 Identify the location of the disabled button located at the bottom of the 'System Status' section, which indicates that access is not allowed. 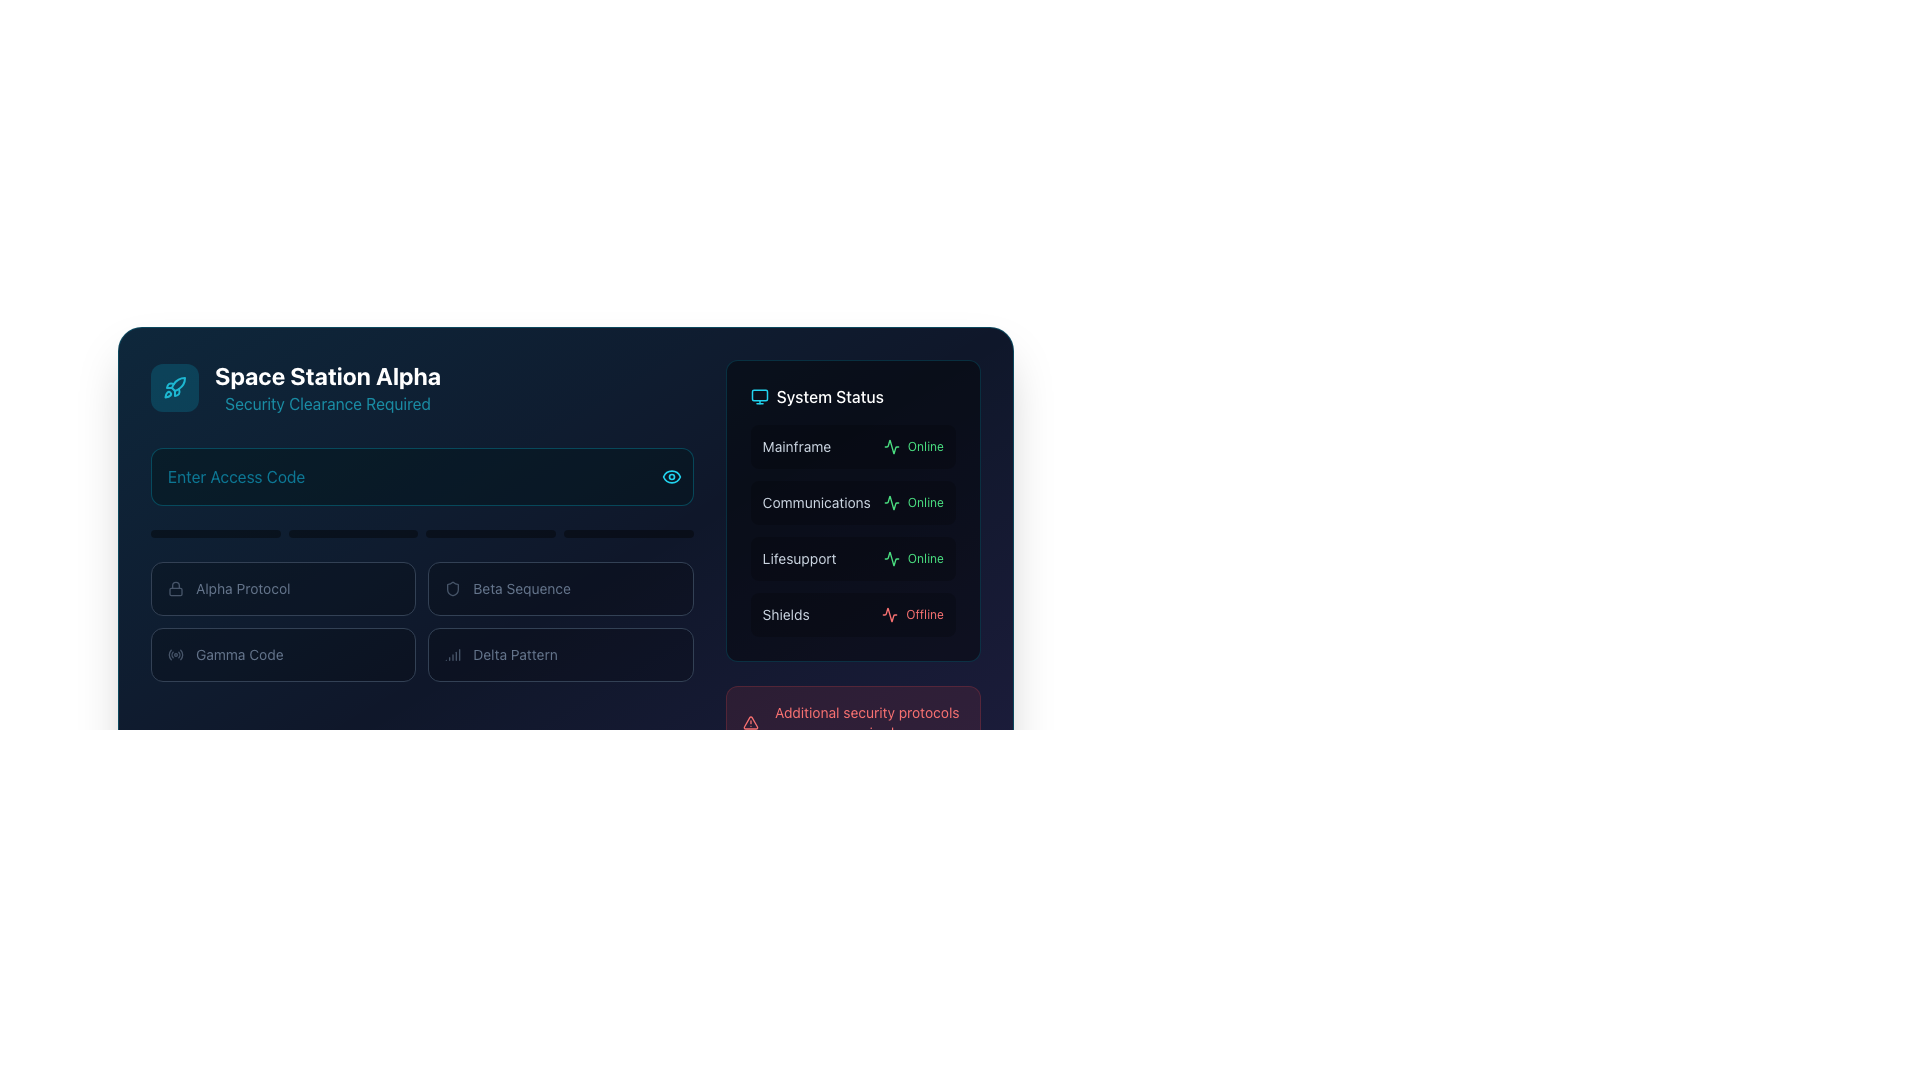
(853, 812).